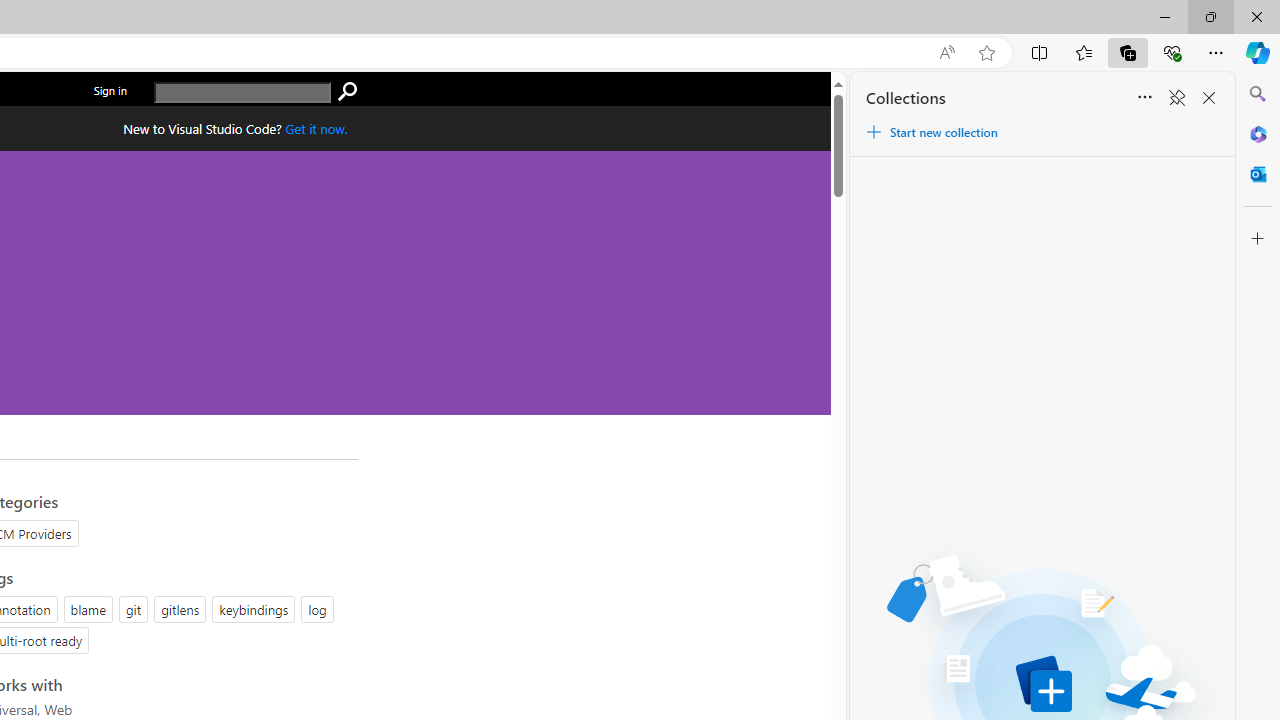 This screenshot has width=1280, height=720. I want to click on 'search', so click(347, 92).